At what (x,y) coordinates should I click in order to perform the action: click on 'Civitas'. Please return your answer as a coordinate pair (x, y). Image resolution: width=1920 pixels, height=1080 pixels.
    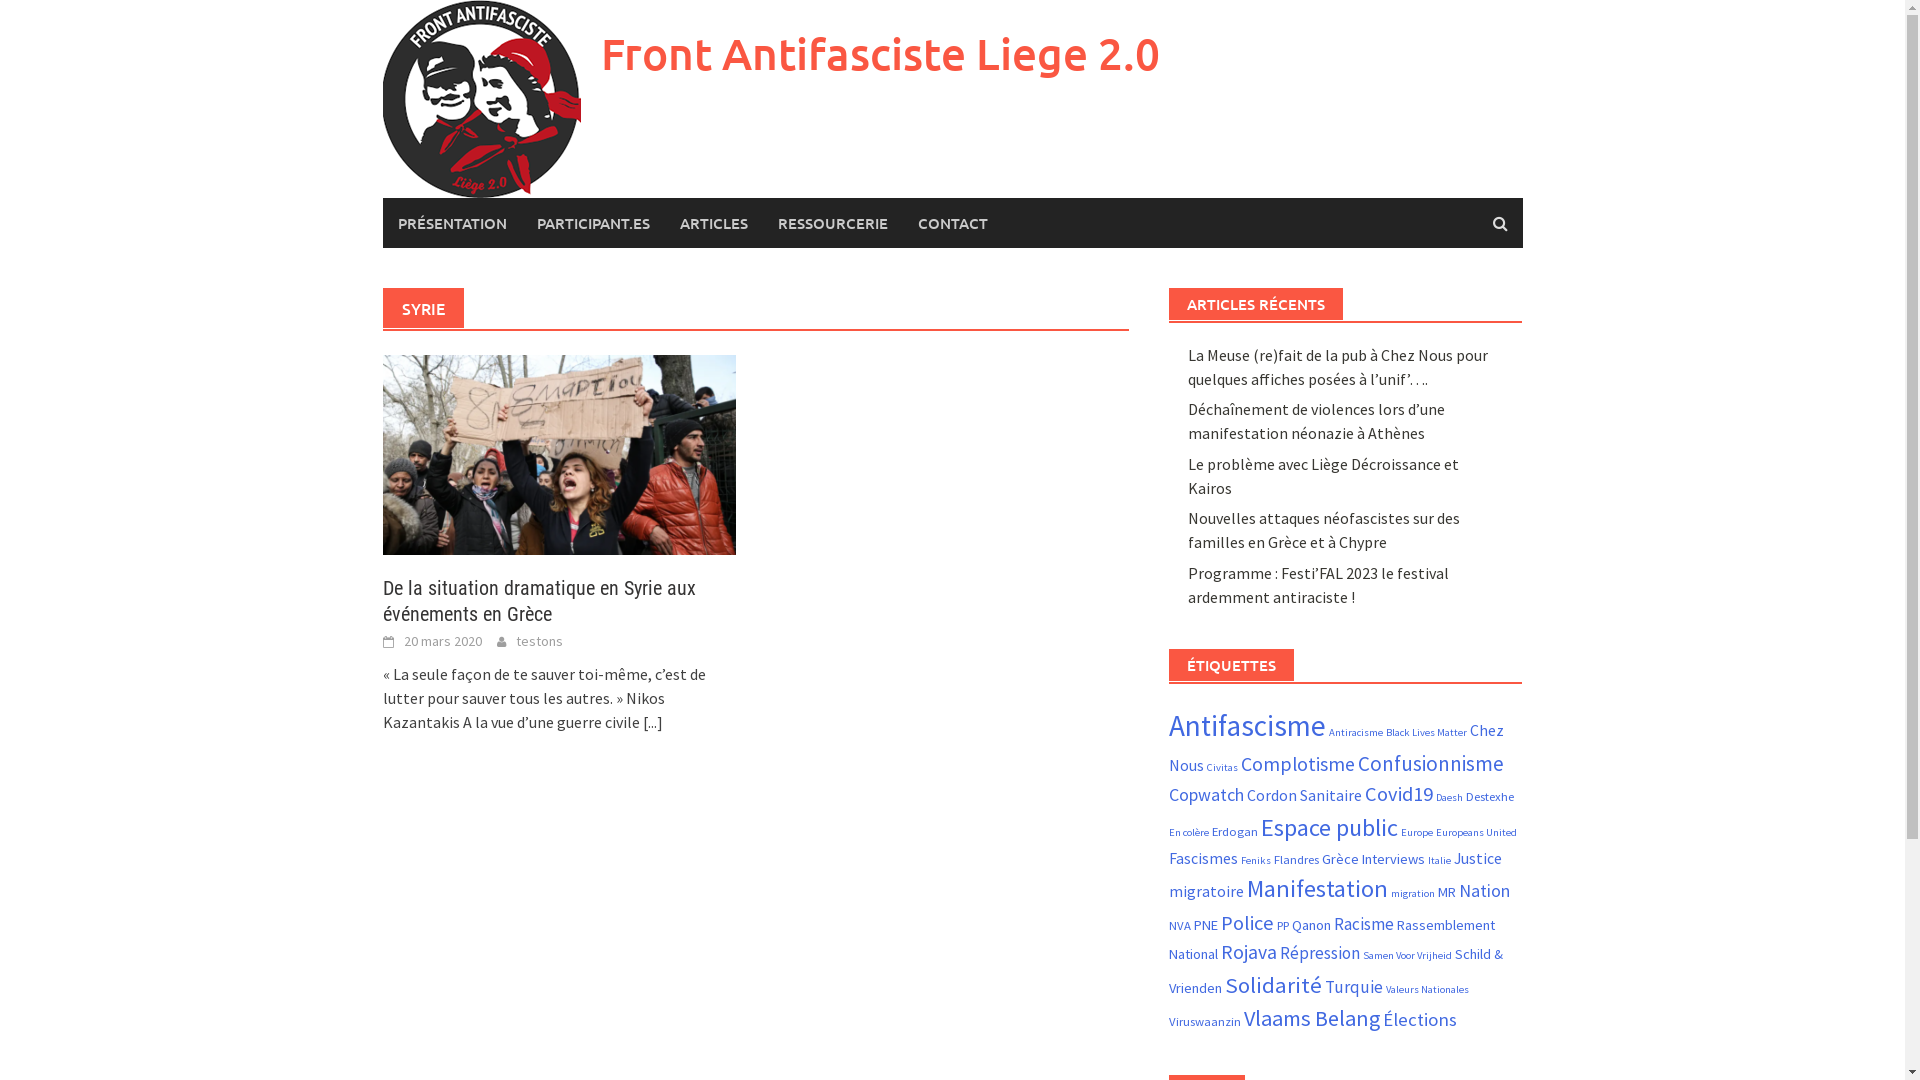
    Looking at the image, I should click on (1221, 766).